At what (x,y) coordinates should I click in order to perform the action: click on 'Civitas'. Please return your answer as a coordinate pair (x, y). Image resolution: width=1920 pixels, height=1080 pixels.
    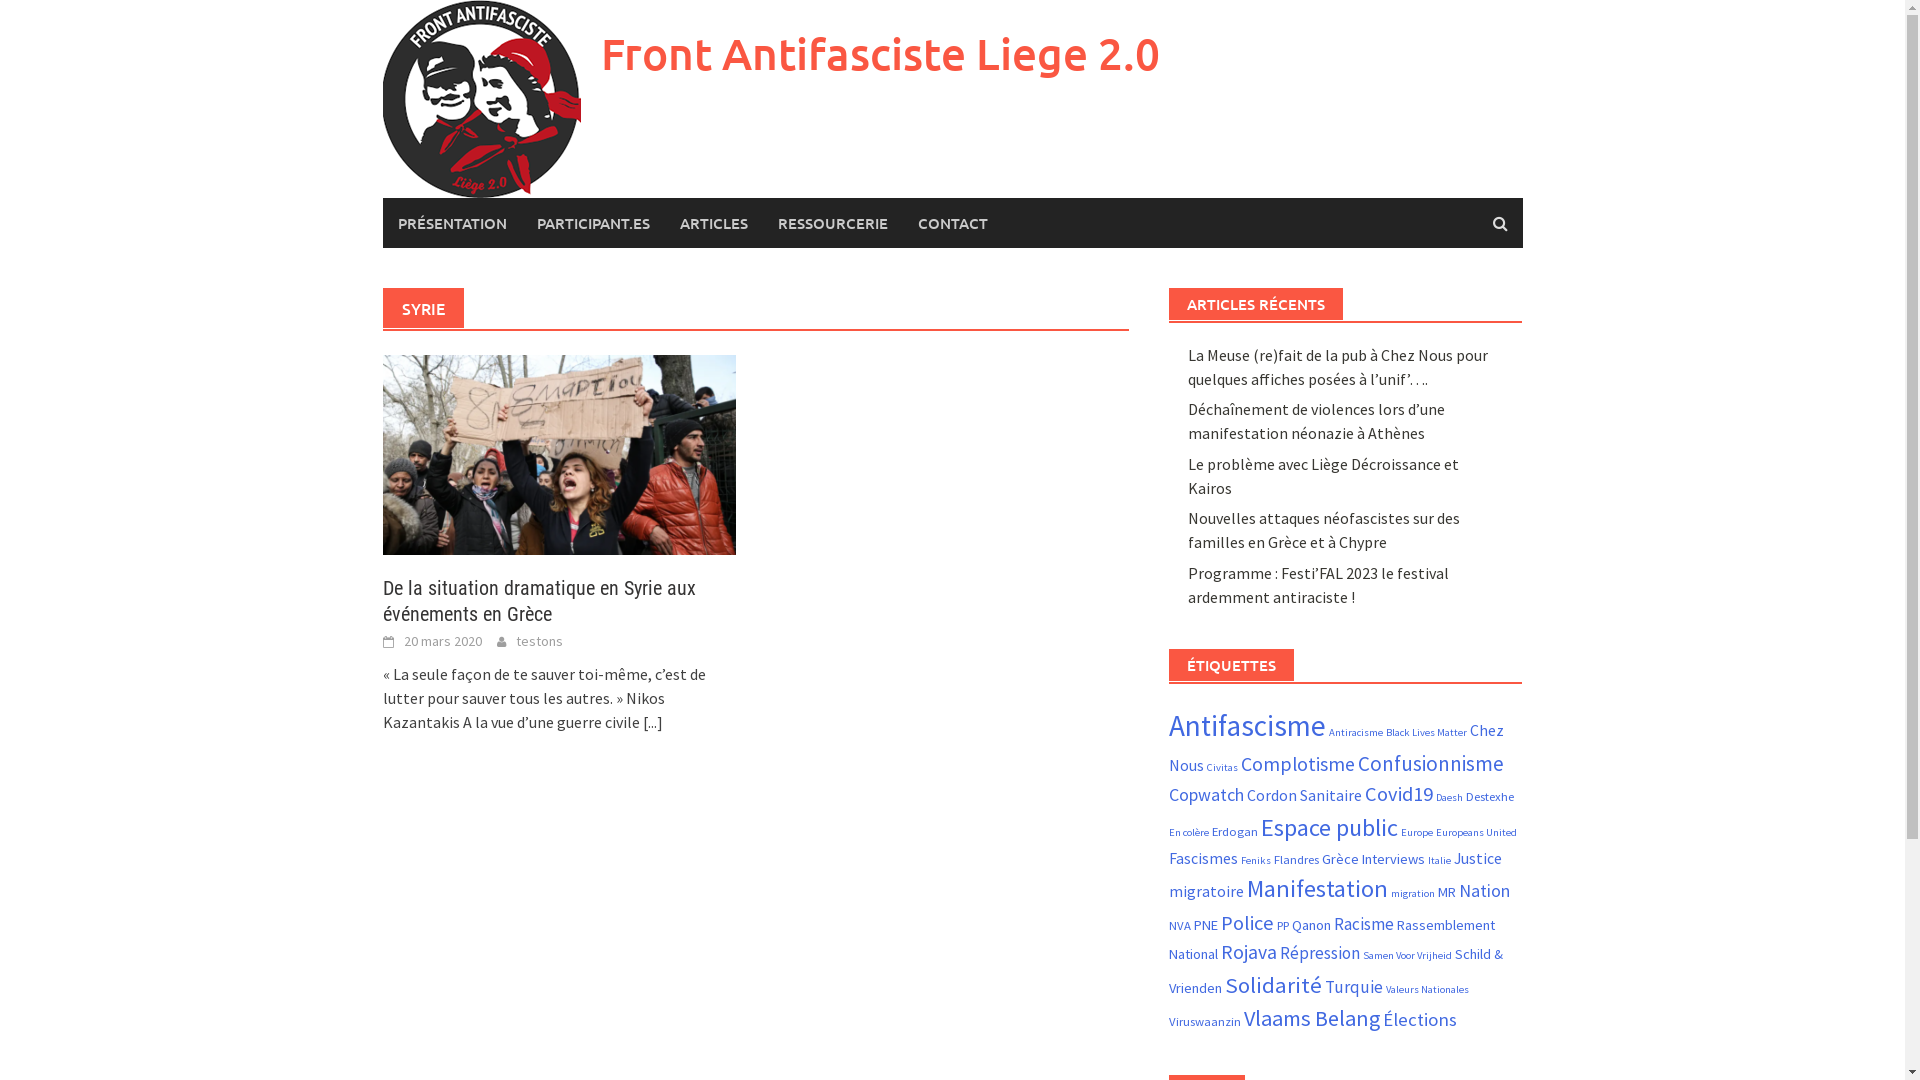
    Looking at the image, I should click on (1221, 766).